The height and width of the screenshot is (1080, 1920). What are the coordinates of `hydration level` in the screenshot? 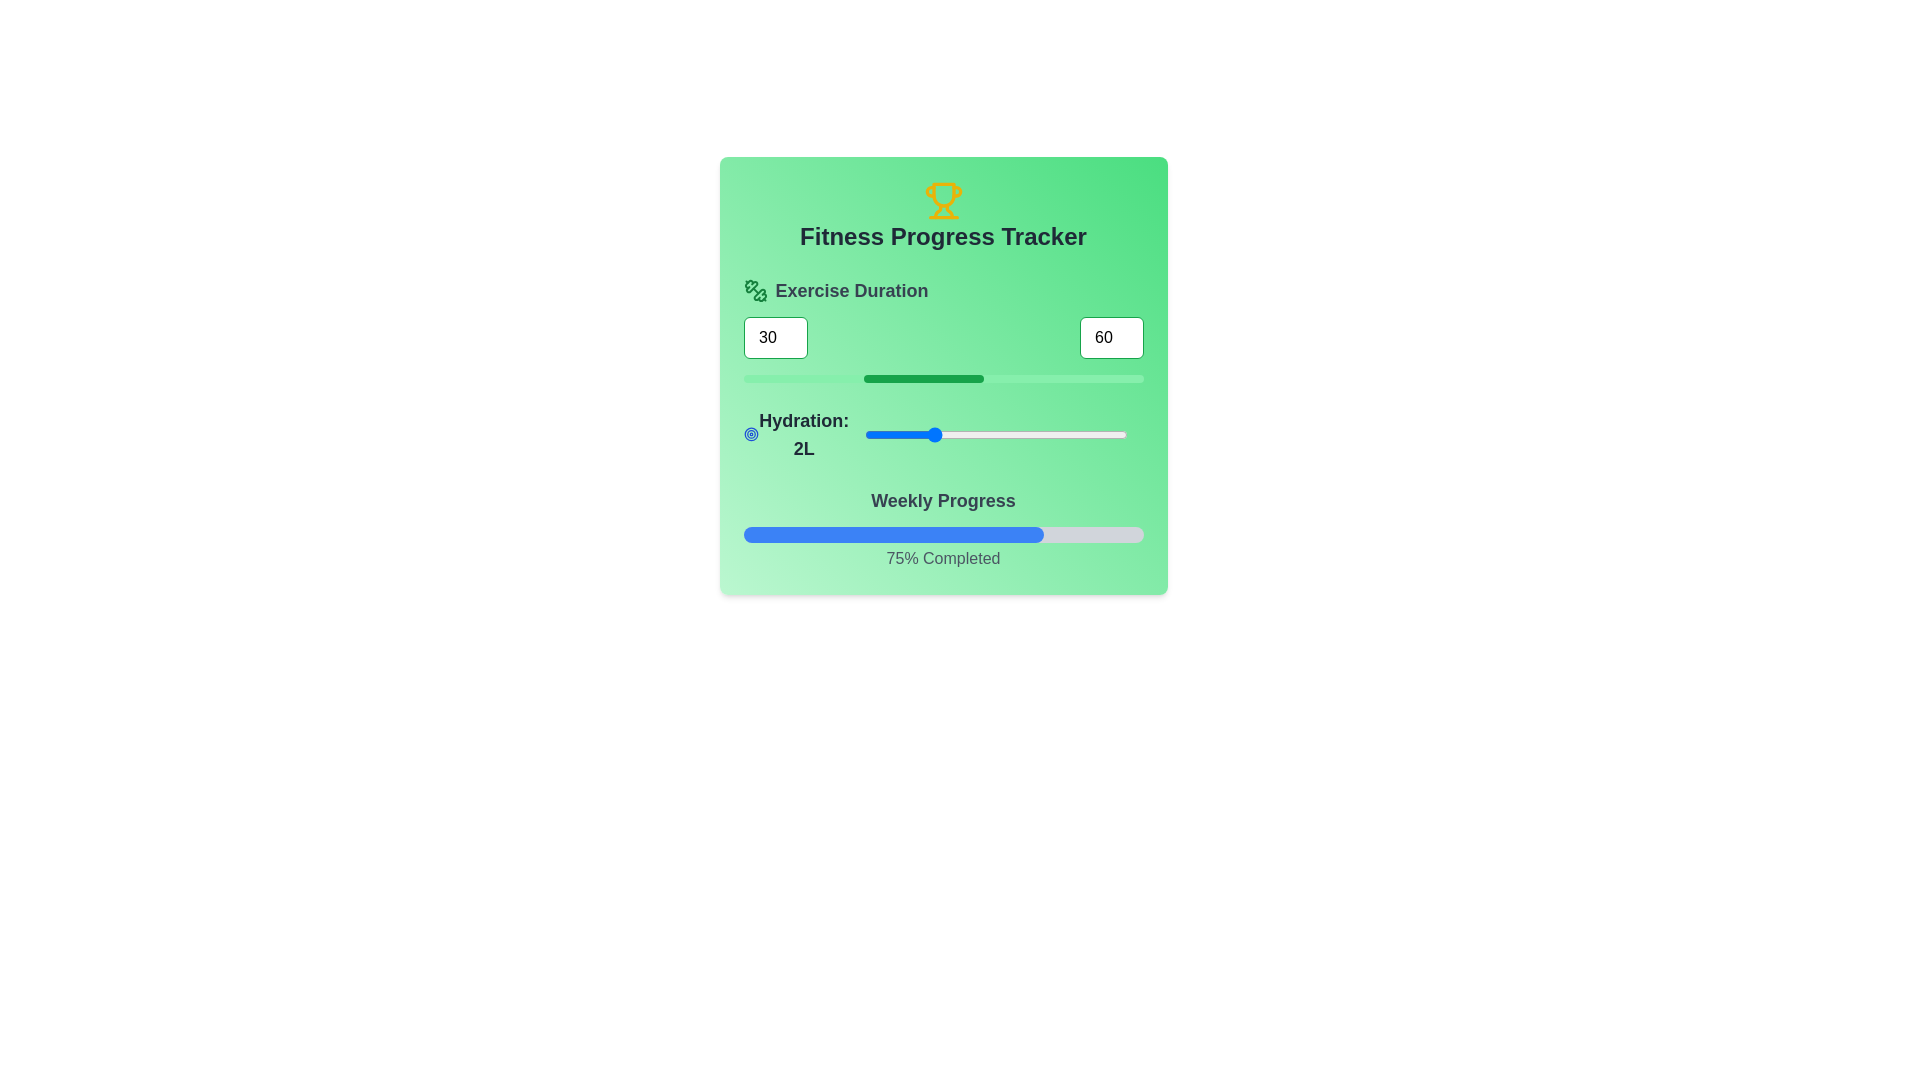 It's located at (929, 434).